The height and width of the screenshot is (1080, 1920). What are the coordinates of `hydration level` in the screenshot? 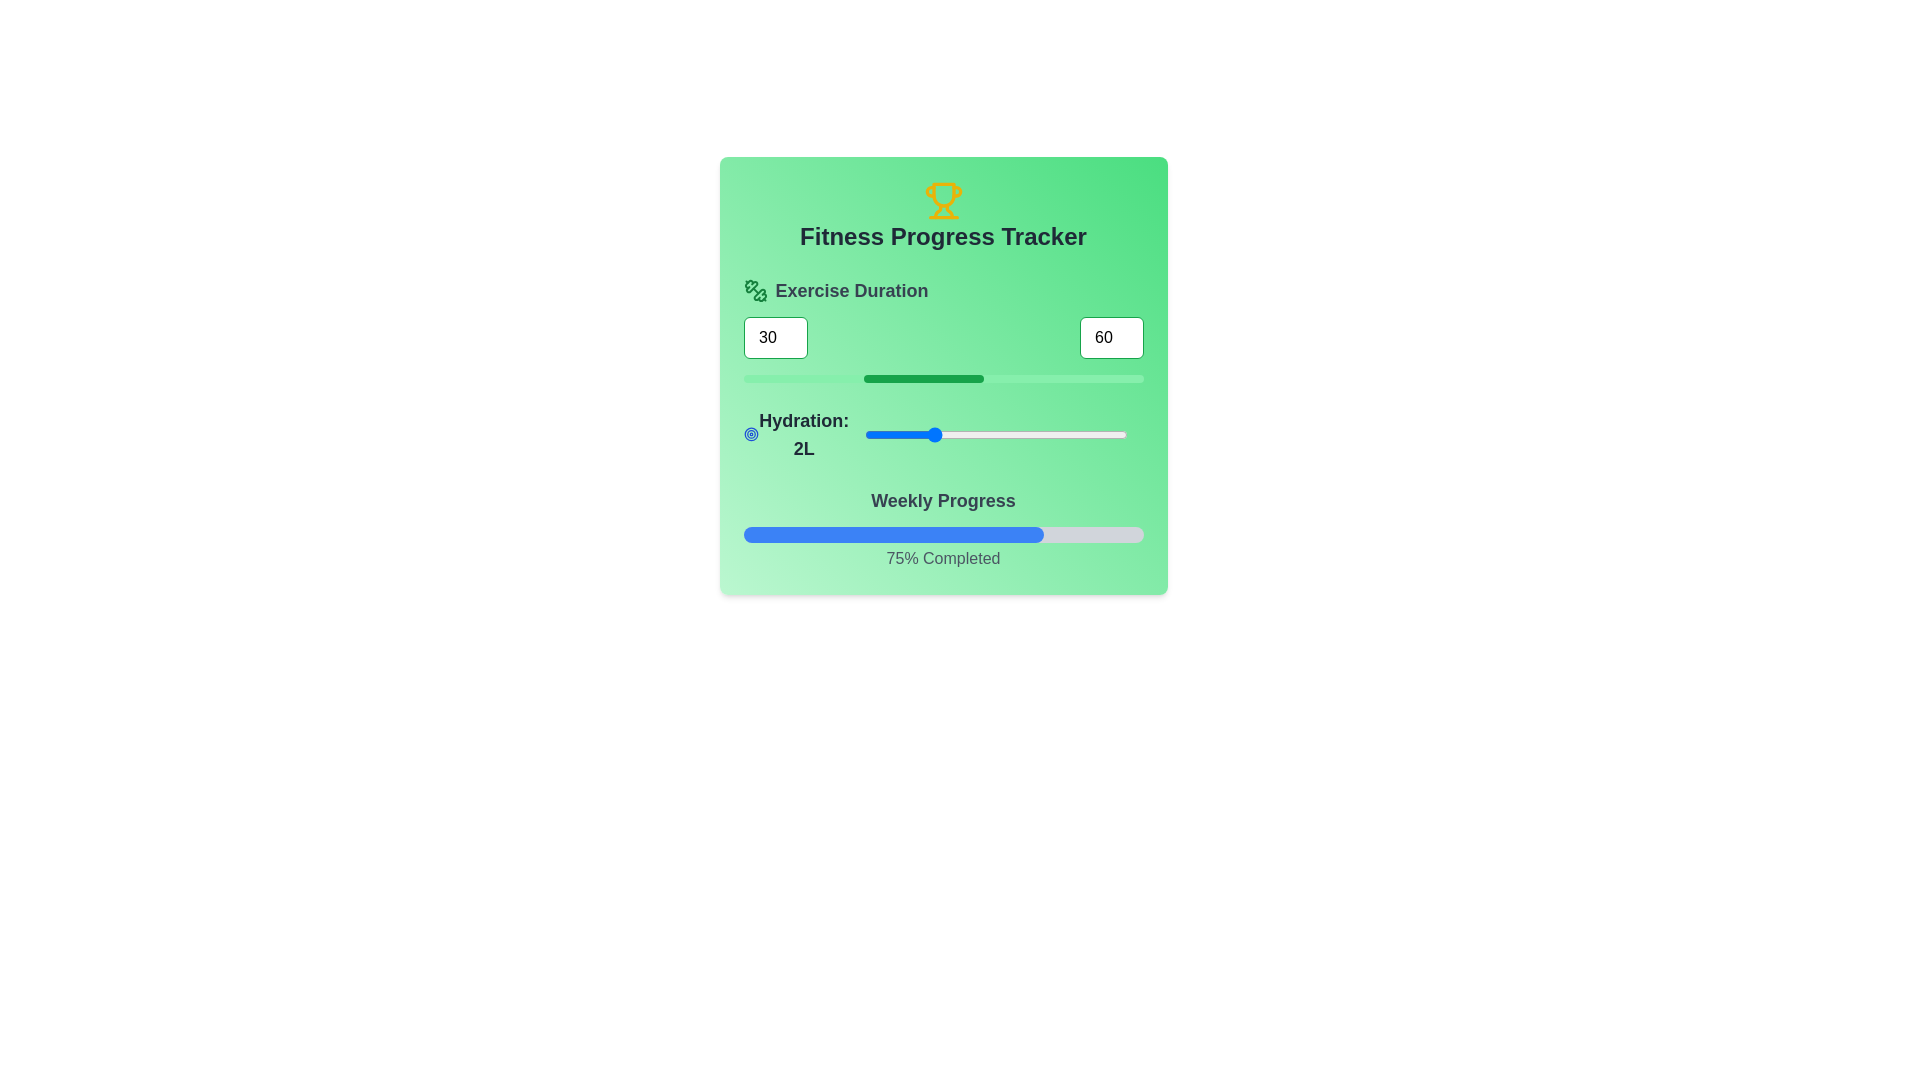 It's located at (929, 434).